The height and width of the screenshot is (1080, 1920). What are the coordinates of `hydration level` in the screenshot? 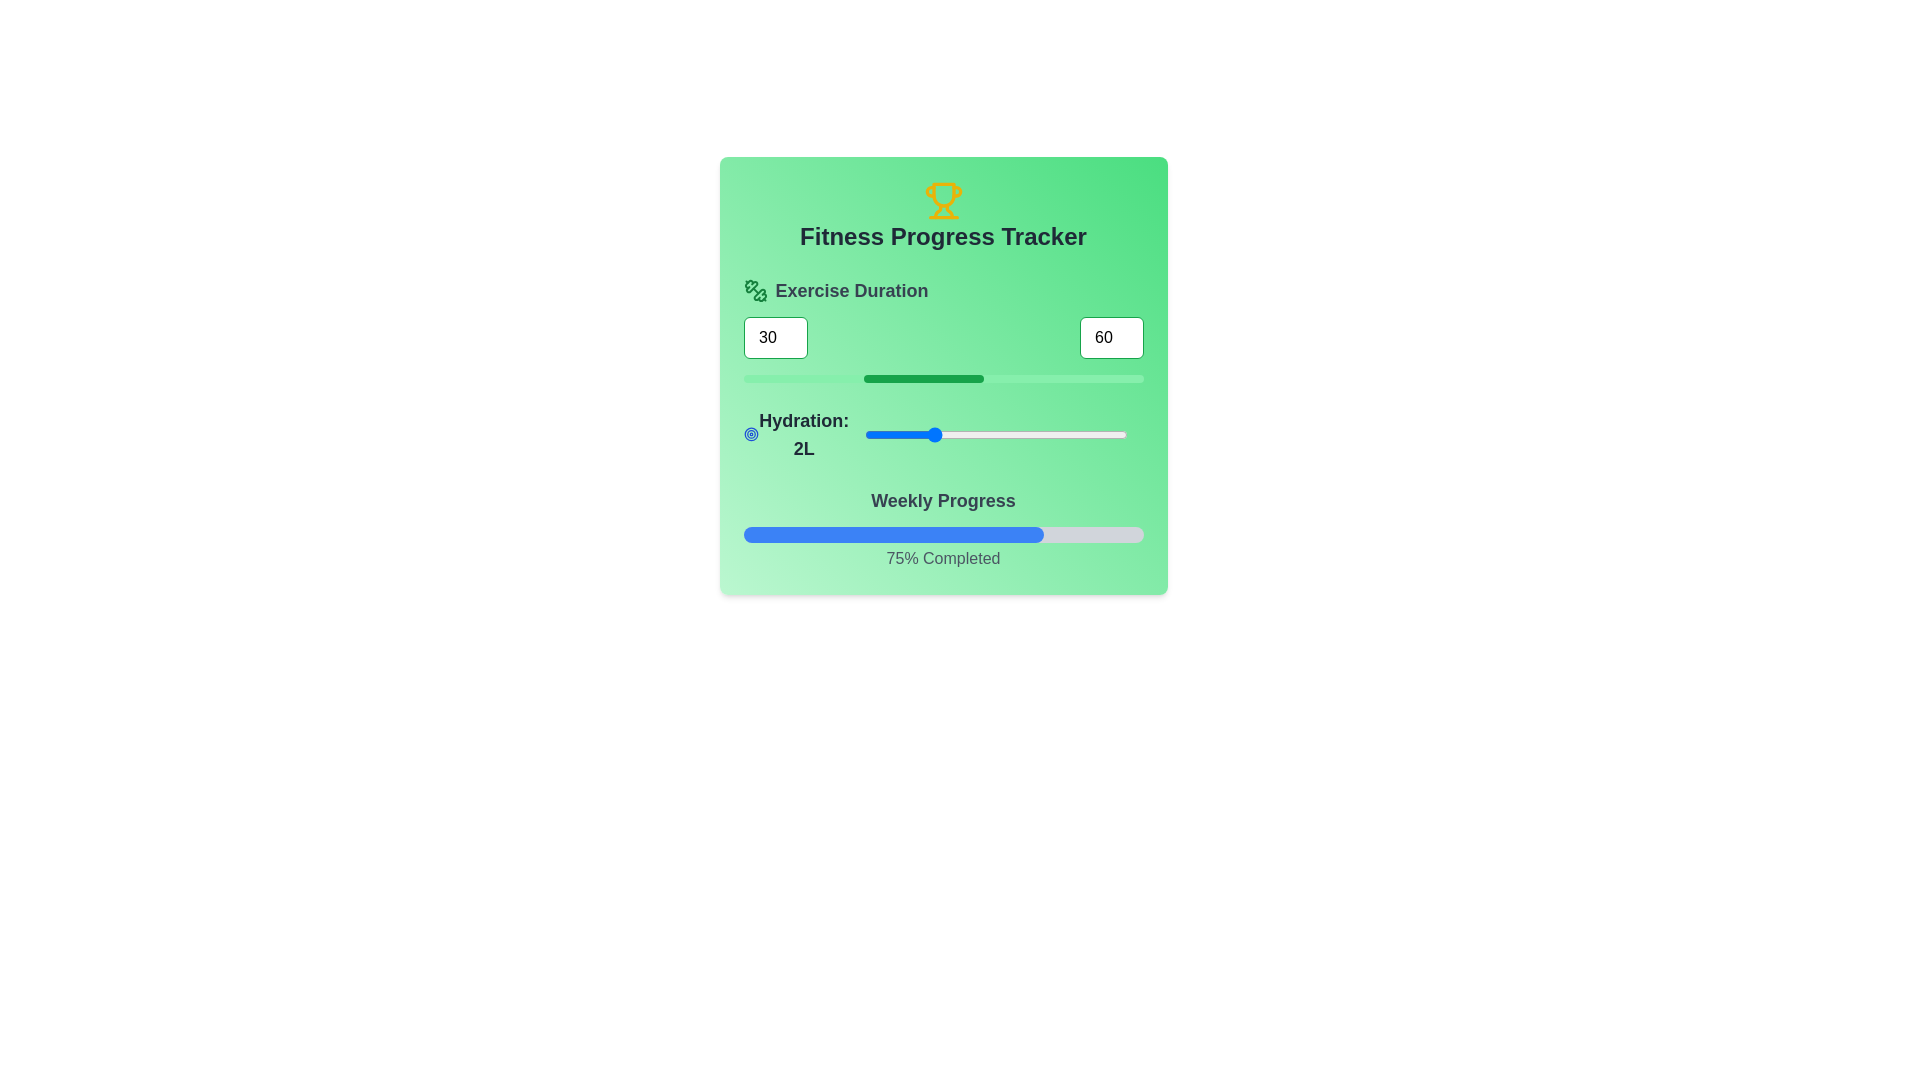 It's located at (929, 434).